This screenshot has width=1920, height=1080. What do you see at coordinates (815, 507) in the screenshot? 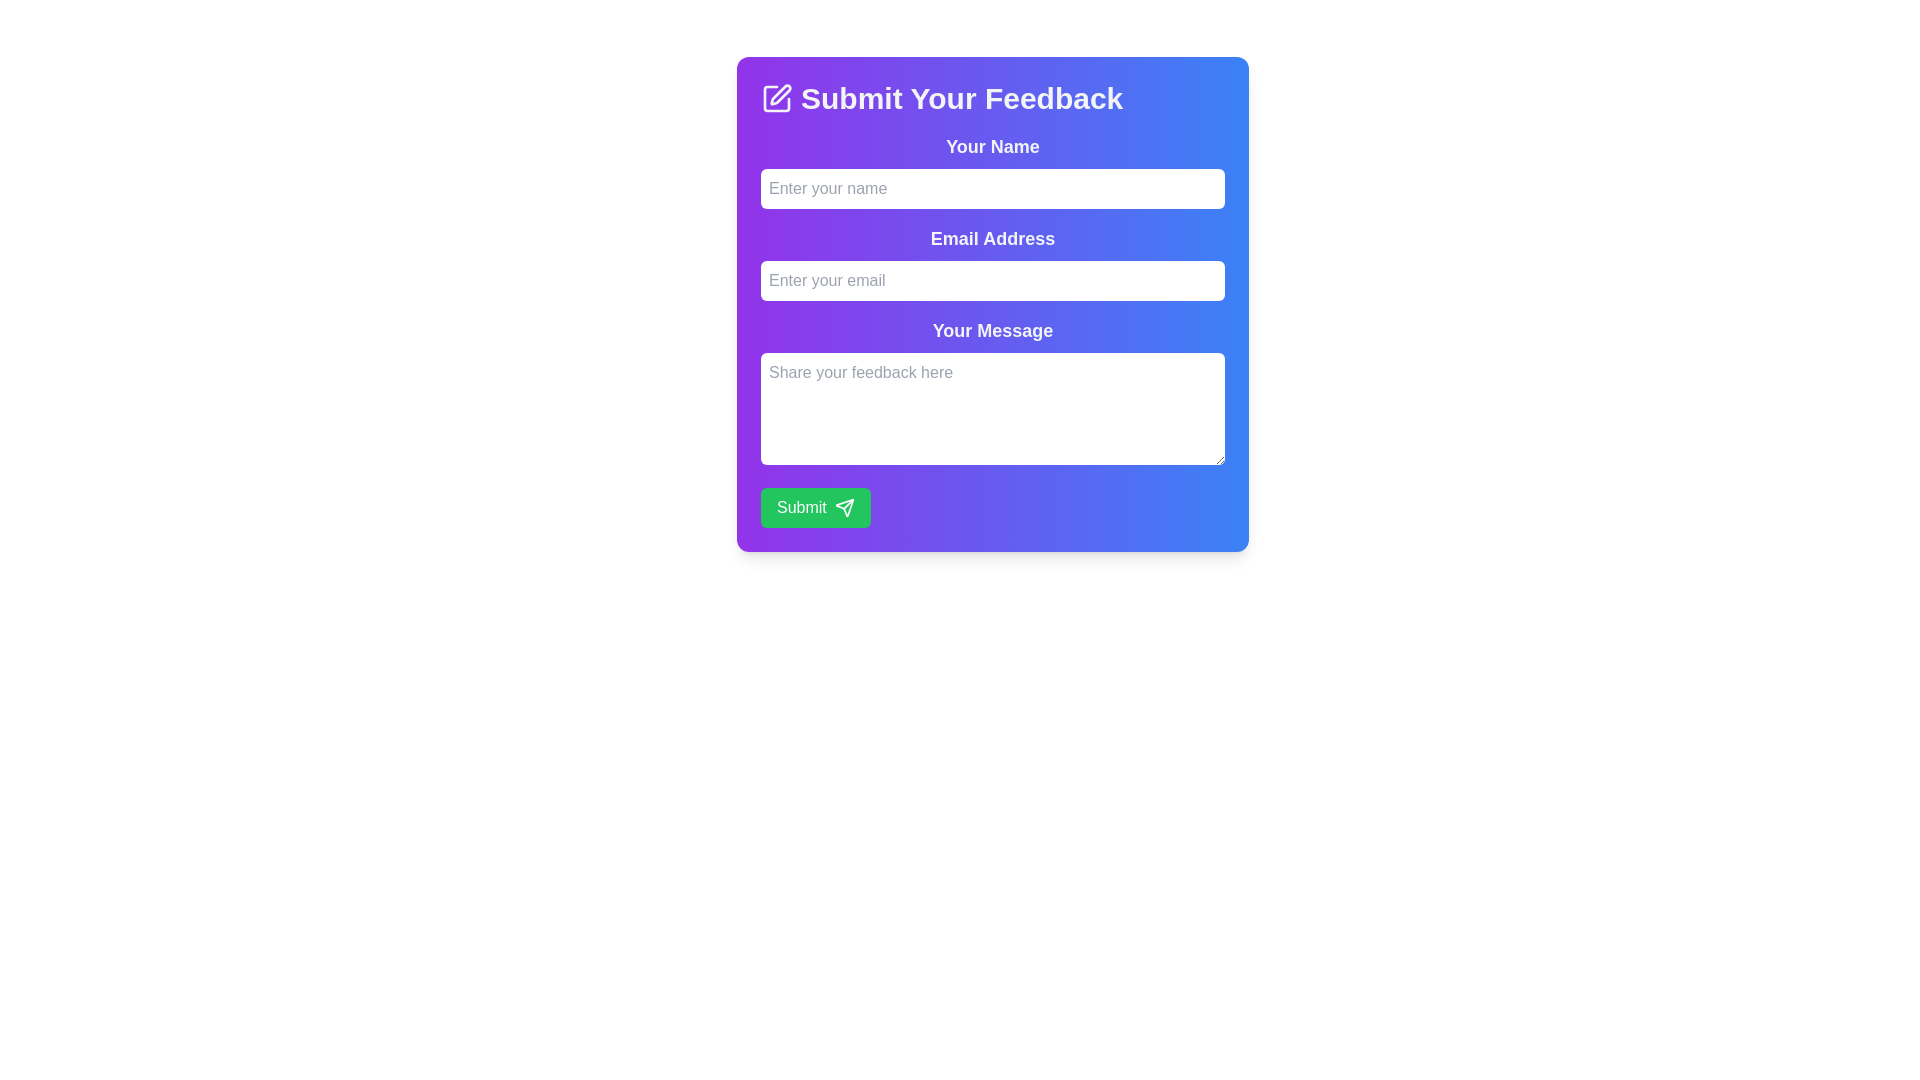
I see `the 'Submit' button with a green background and white text, located at the bottom of the feedback form` at bounding box center [815, 507].